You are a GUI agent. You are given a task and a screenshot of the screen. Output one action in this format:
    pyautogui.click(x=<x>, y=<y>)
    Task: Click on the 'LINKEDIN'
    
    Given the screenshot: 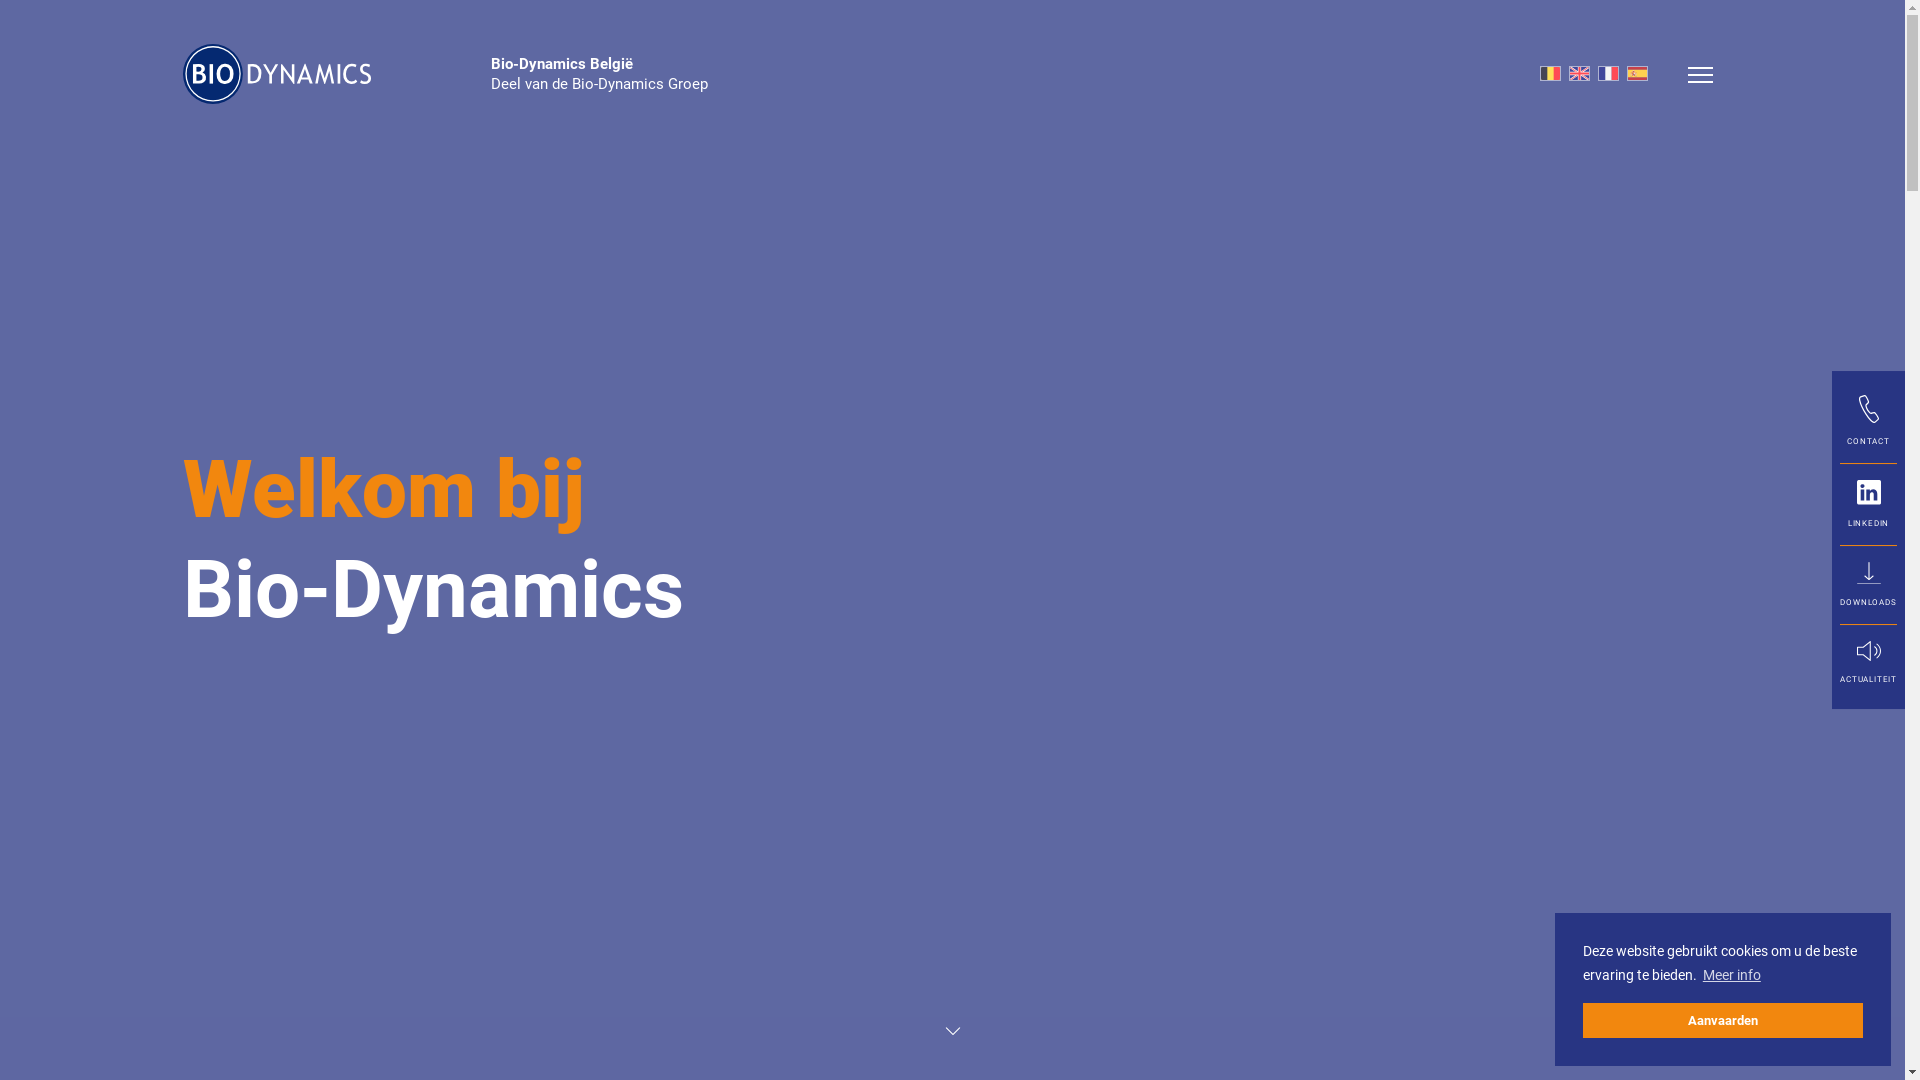 What is the action you would take?
    pyautogui.click(x=1867, y=503)
    